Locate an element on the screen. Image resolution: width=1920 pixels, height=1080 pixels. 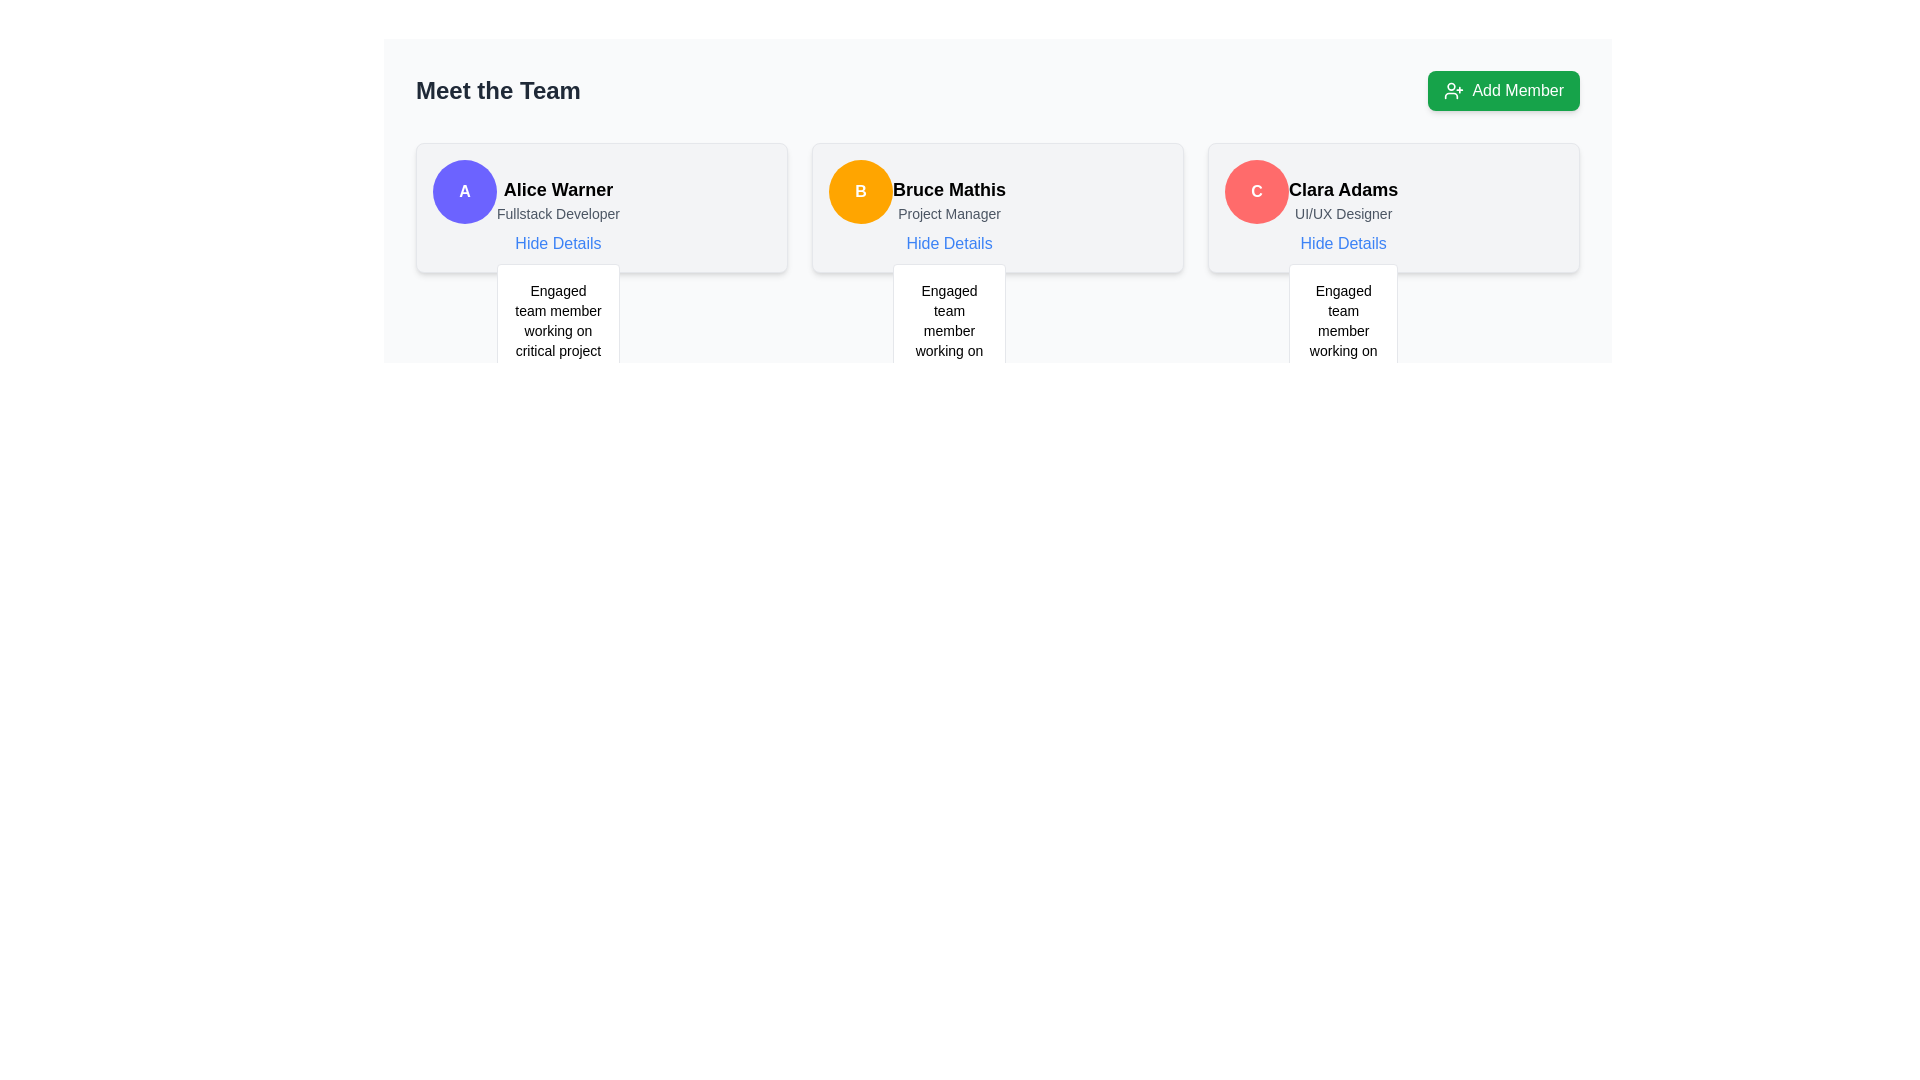
the text heading 'Alice Warner' located at the top of the team member profile card, positioned above the text 'Fullstack Developer' is located at coordinates (558, 189).